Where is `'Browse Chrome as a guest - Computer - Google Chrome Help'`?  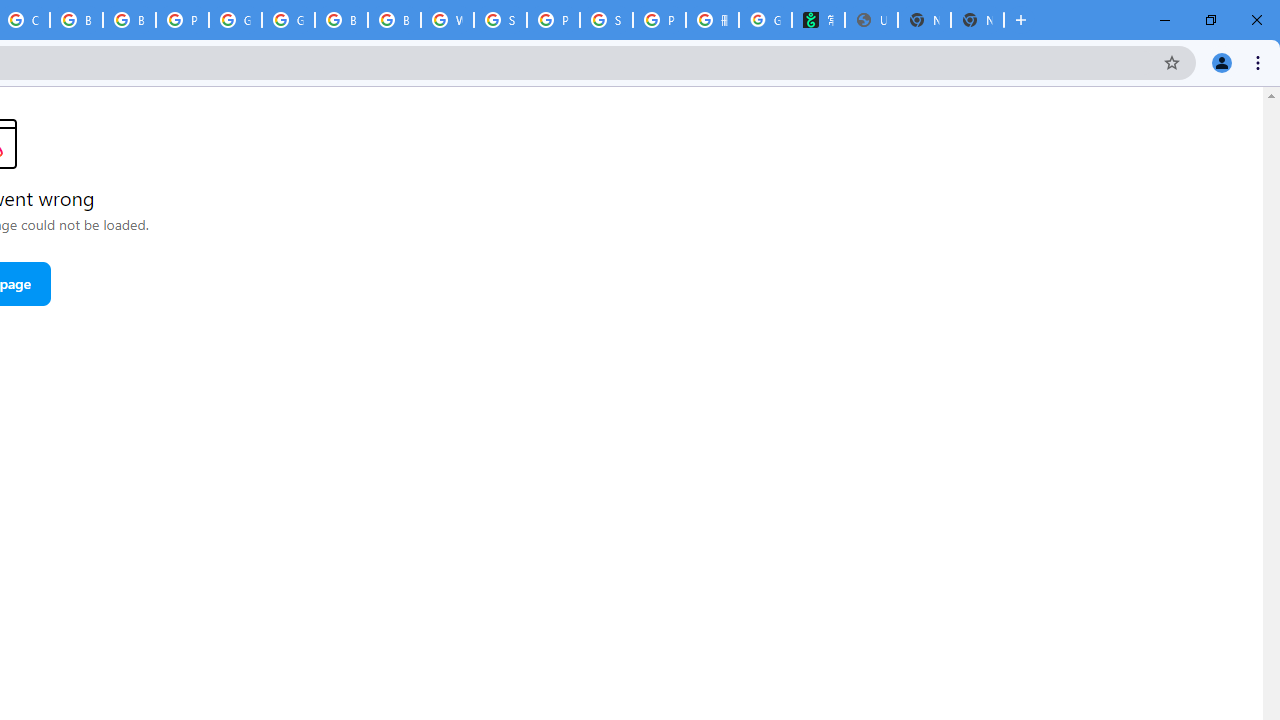 'Browse Chrome as a guest - Computer - Google Chrome Help' is located at coordinates (76, 20).